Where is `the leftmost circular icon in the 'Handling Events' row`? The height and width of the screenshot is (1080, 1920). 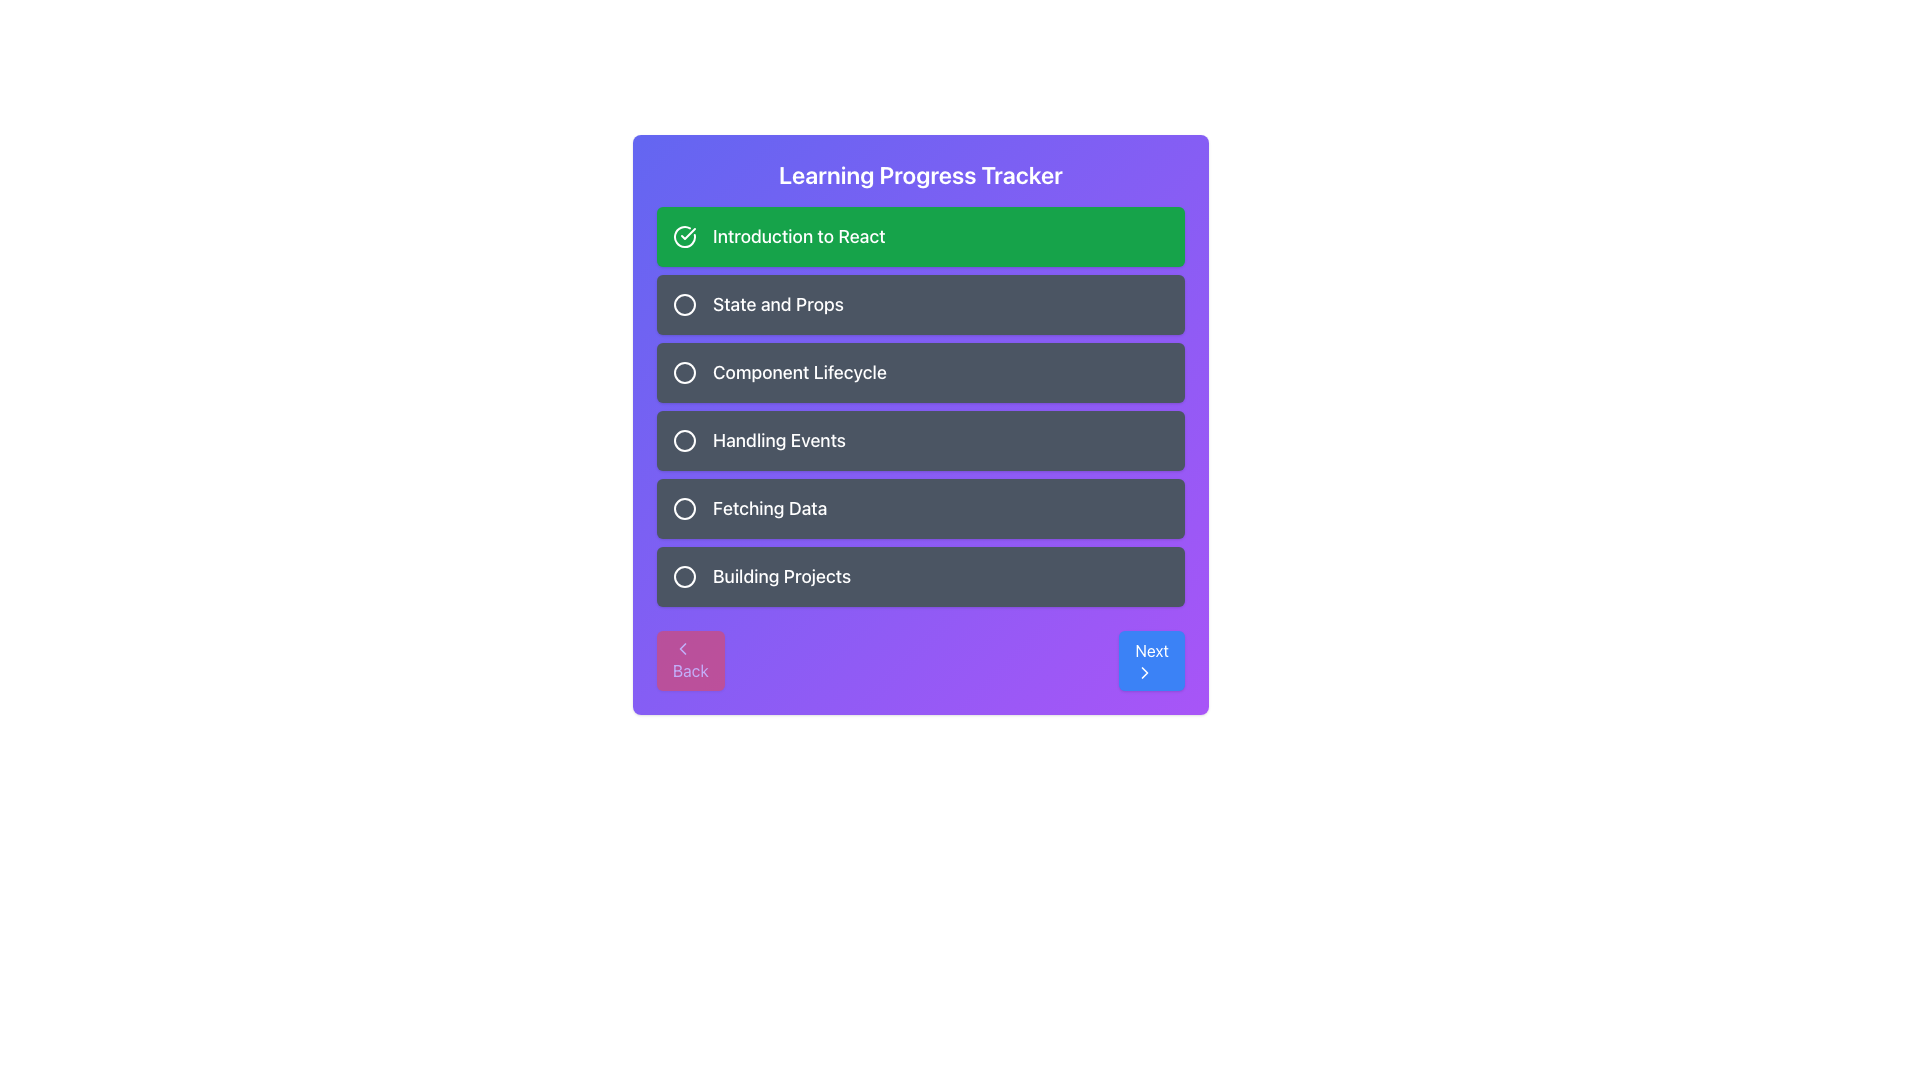
the leftmost circular icon in the 'Handling Events' row is located at coordinates (685, 439).